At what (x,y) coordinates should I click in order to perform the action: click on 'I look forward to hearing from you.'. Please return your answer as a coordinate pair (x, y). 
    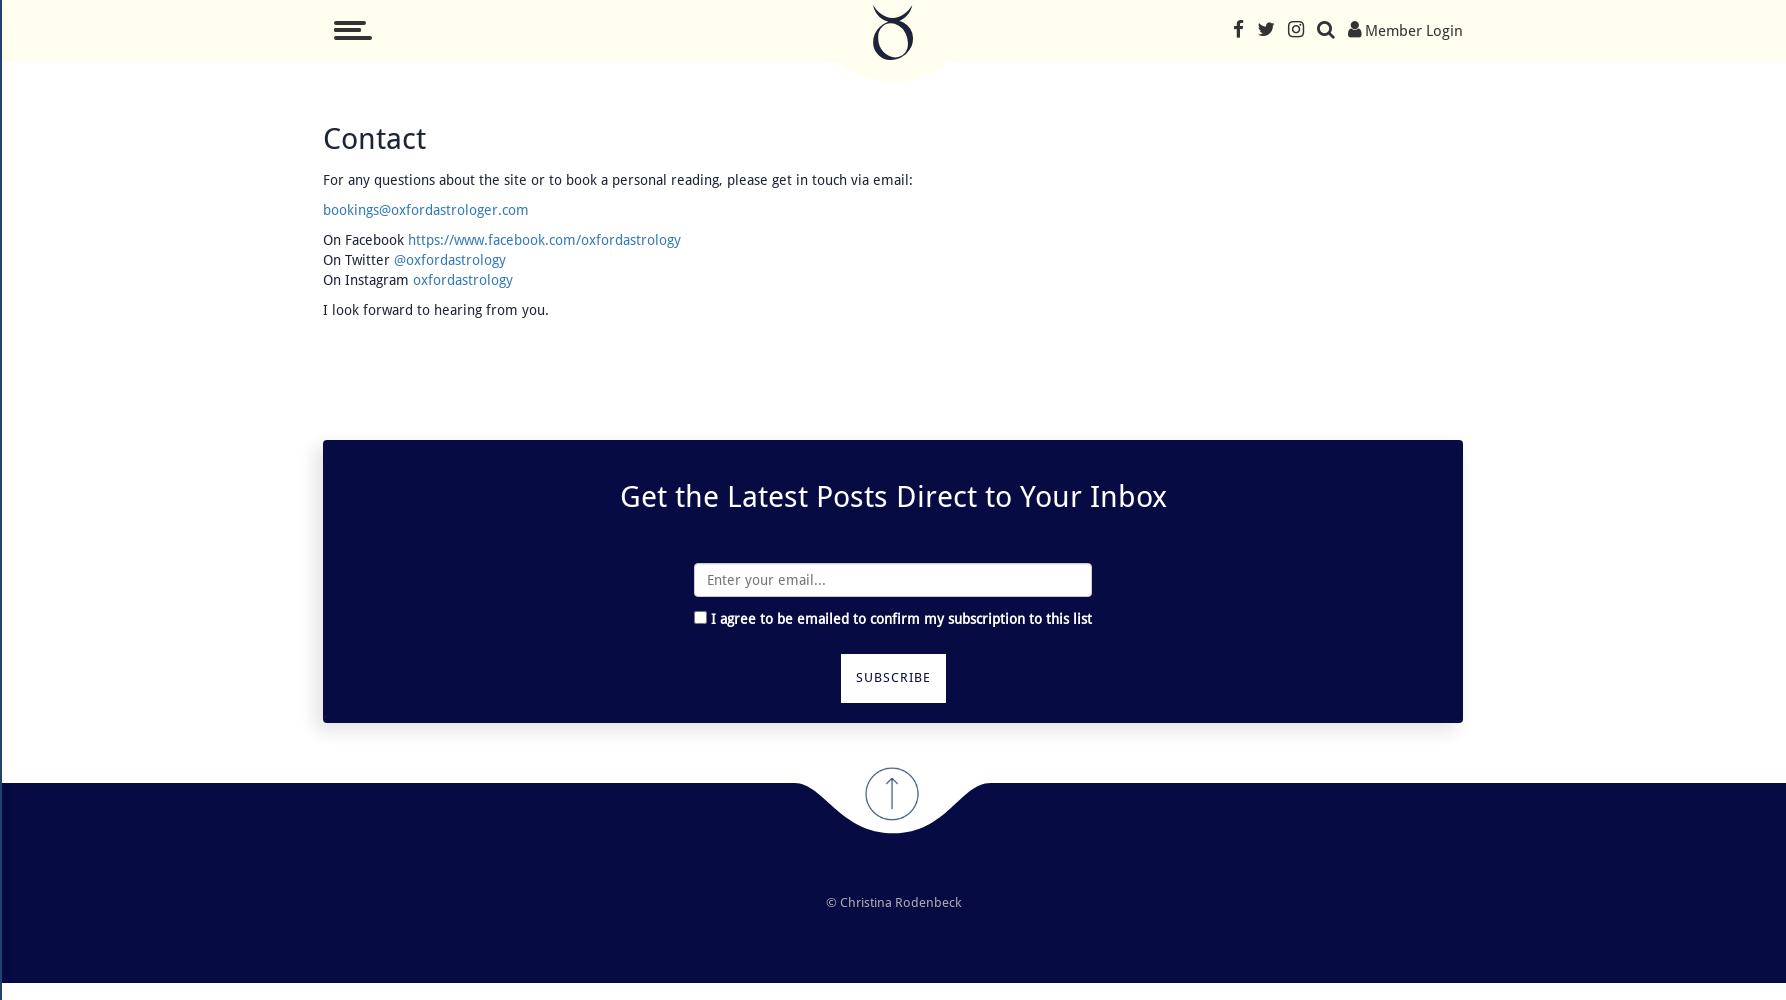
    Looking at the image, I should click on (435, 310).